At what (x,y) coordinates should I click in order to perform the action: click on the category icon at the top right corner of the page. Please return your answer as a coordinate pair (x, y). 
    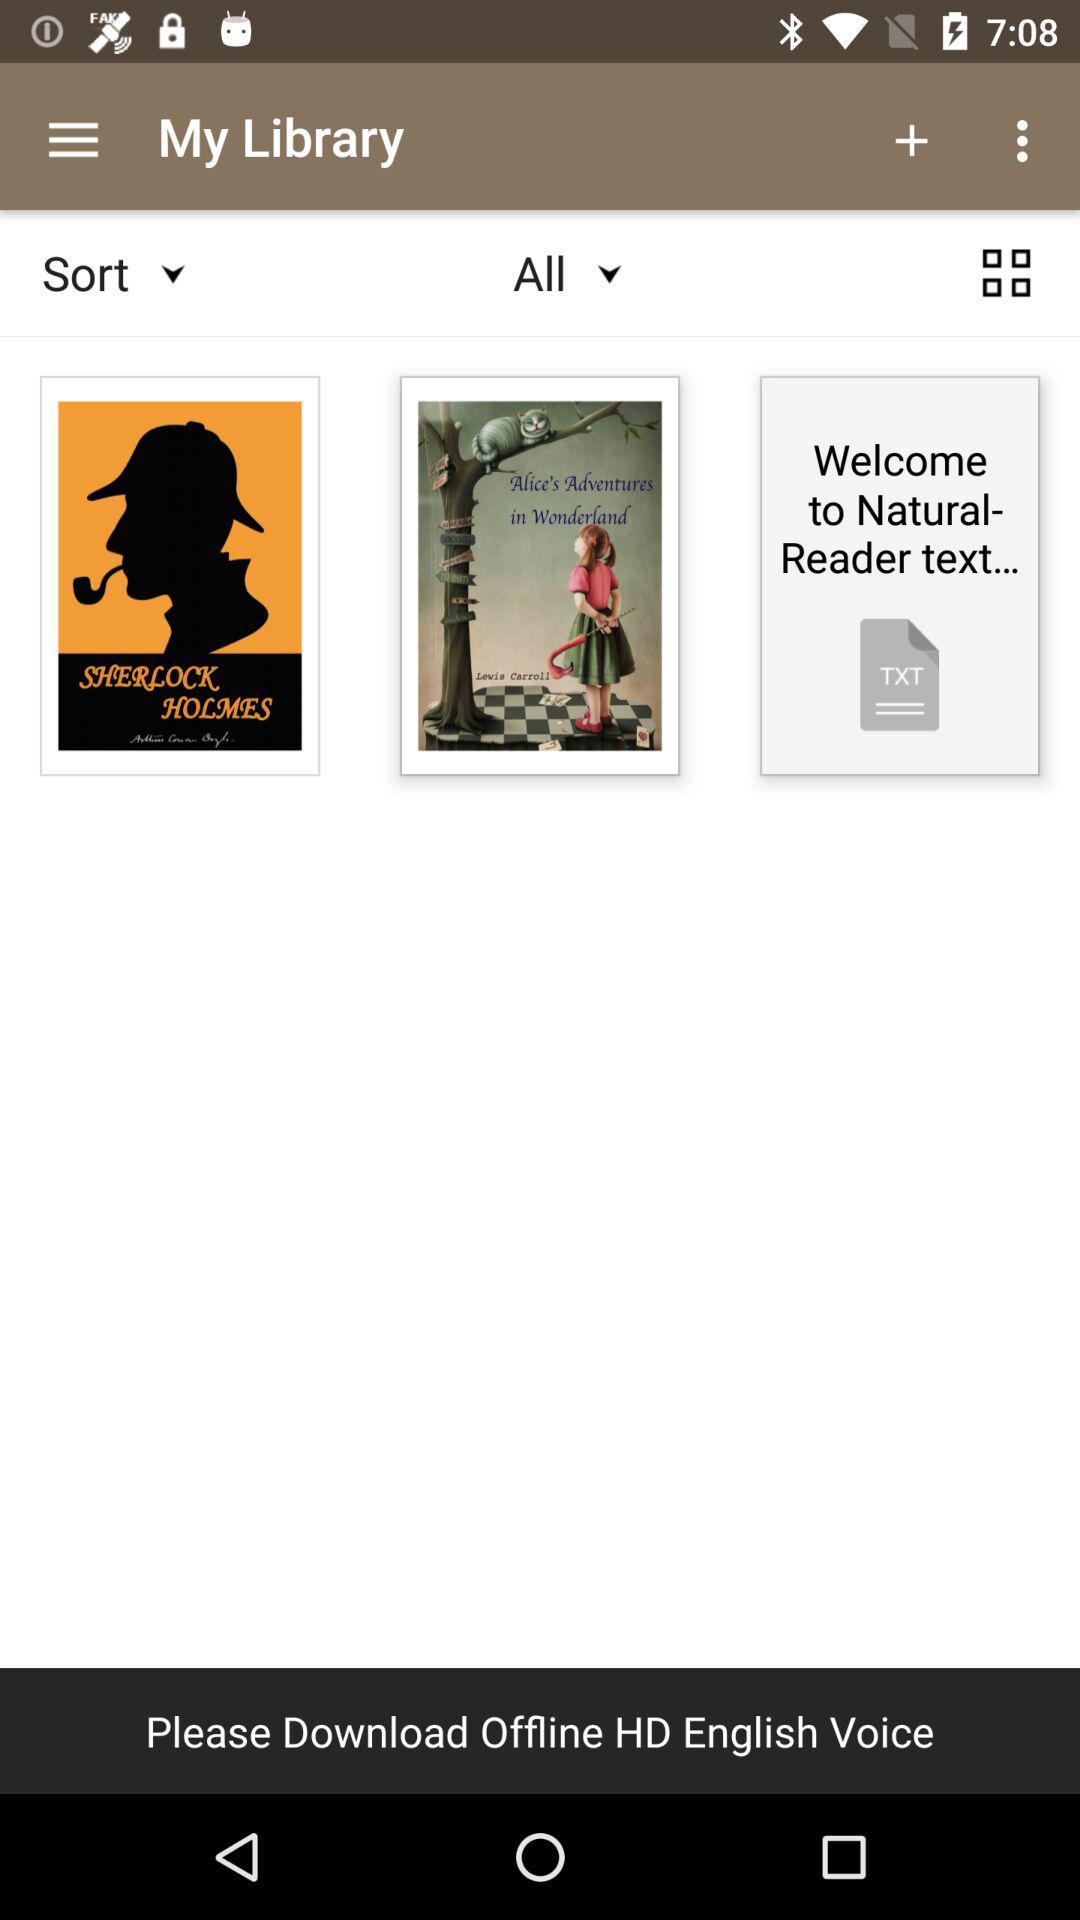
    Looking at the image, I should click on (1006, 272).